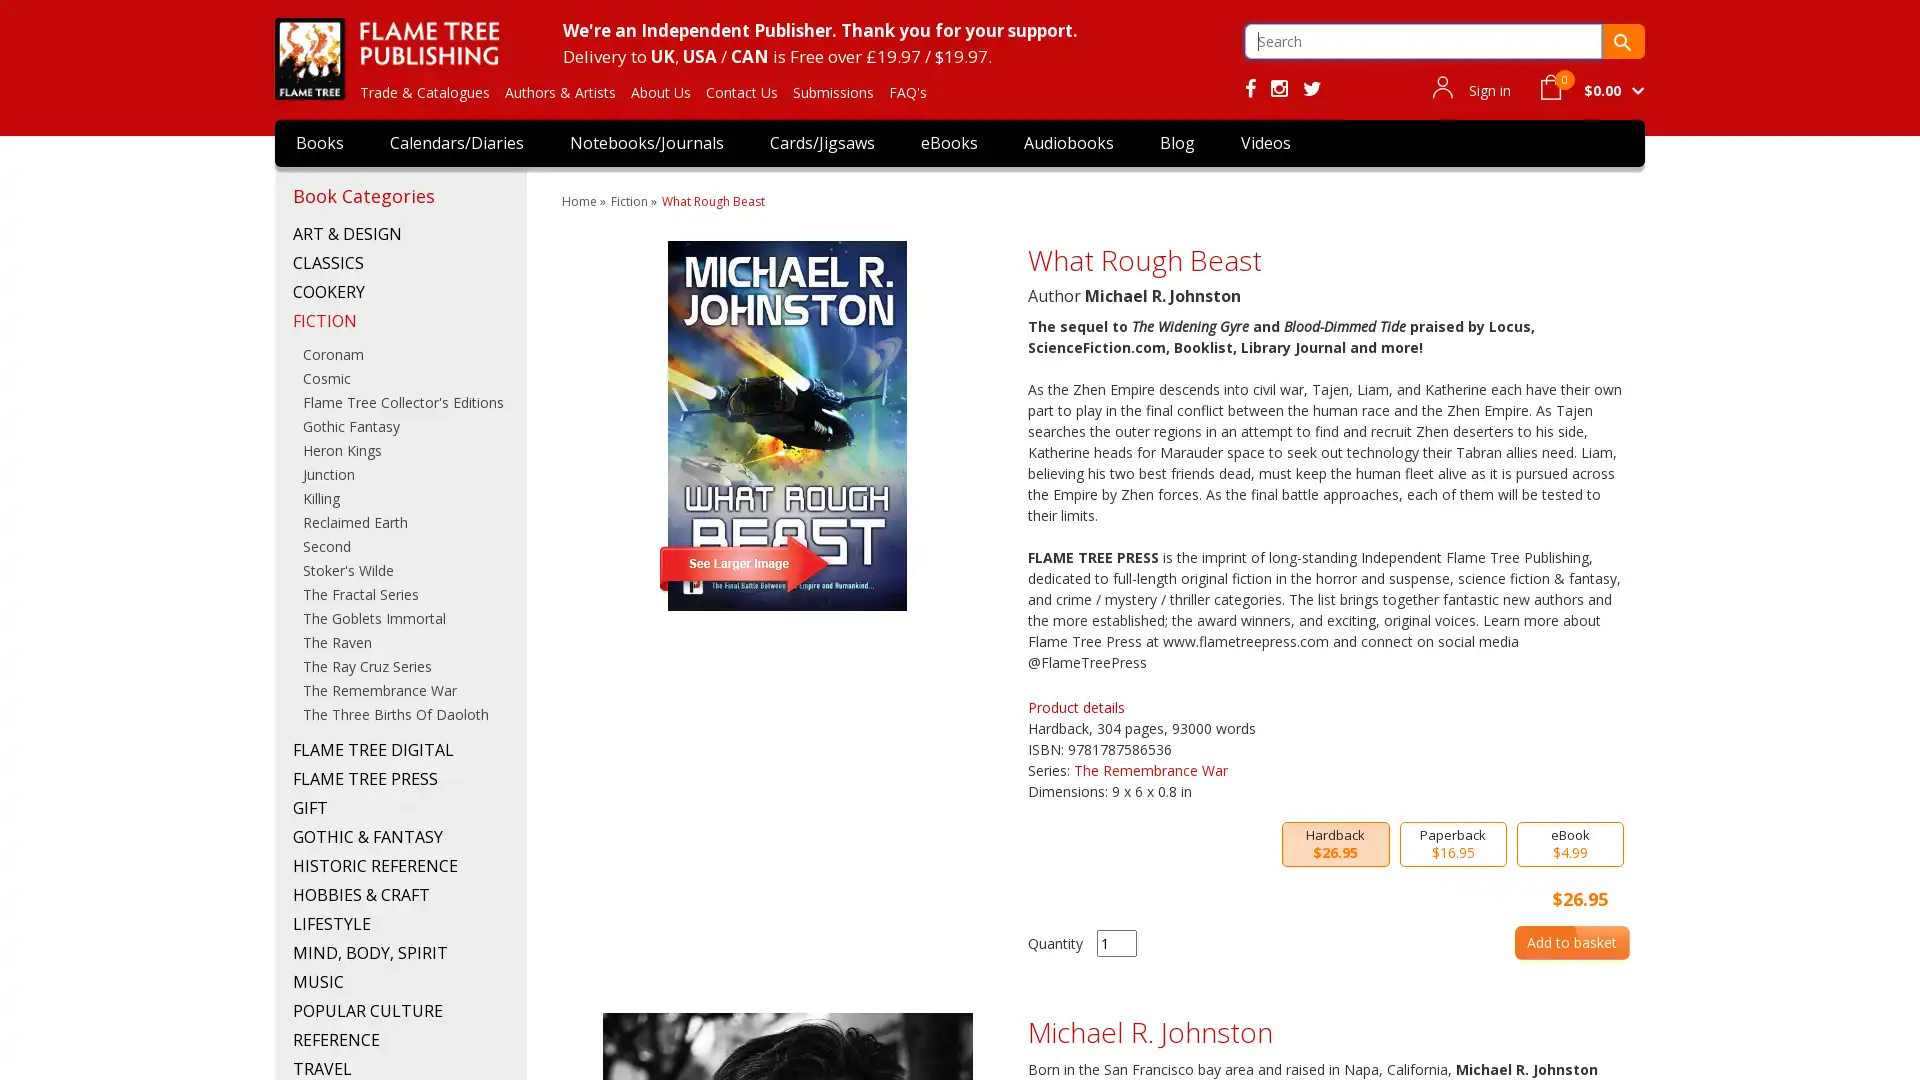  What do you see at coordinates (1570, 942) in the screenshot?
I see `Add to basket` at bounding box center [1570, 942].